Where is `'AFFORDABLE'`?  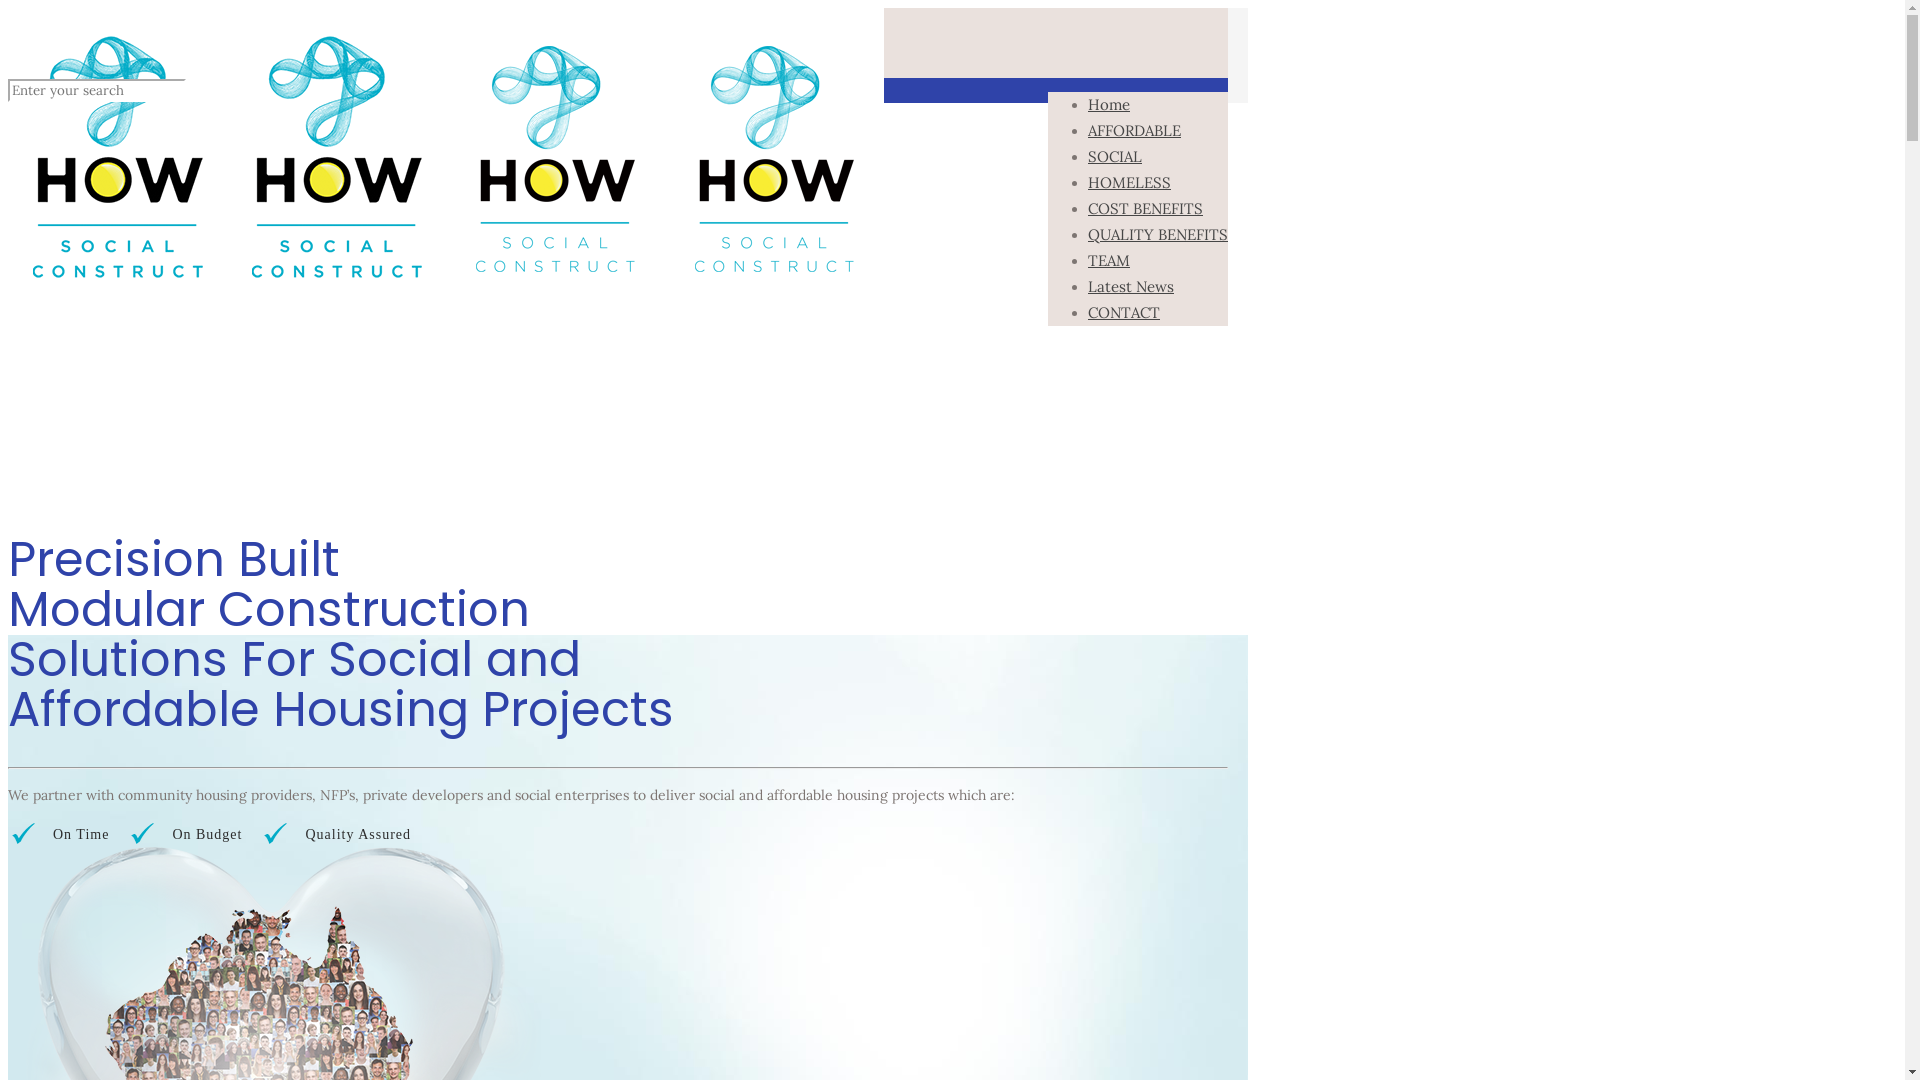 'AFFORDABLE' is located at coordinates (1134, 130).